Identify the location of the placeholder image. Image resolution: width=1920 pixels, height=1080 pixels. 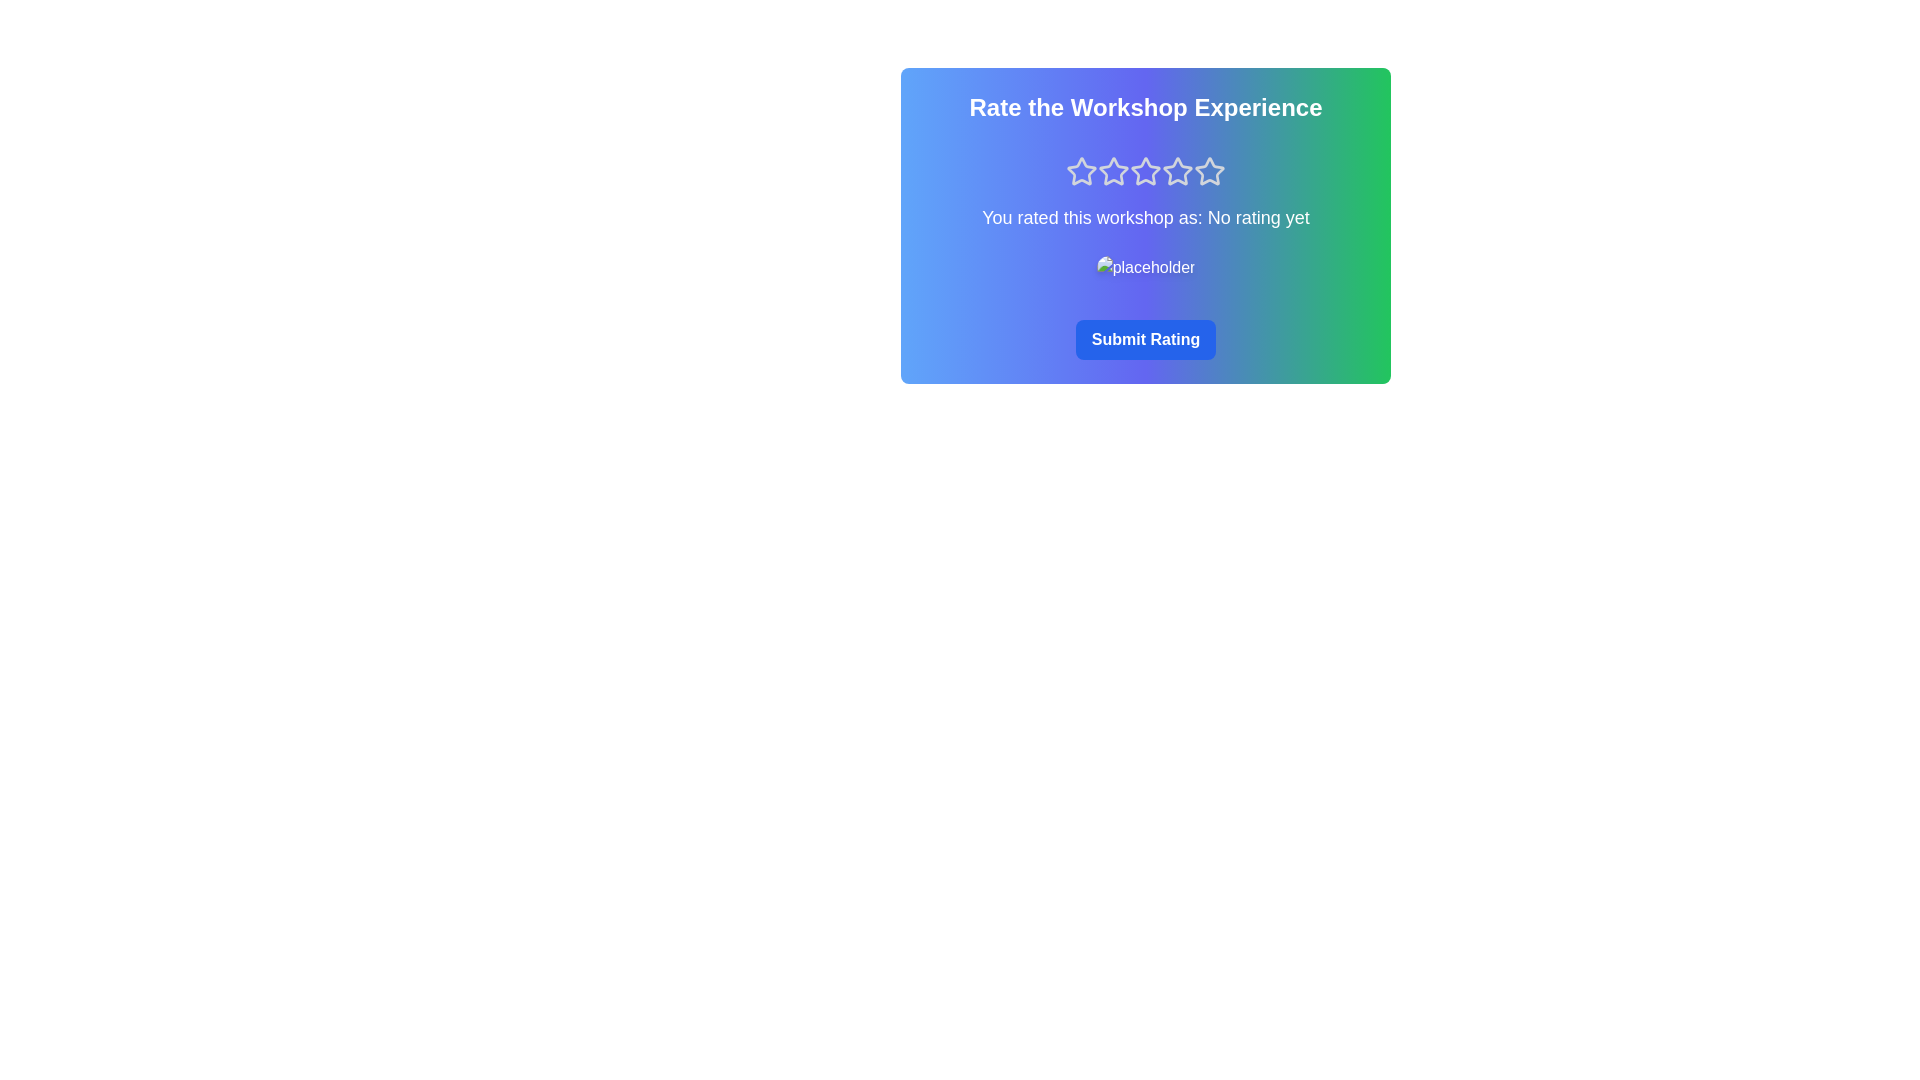
(1145, 266).